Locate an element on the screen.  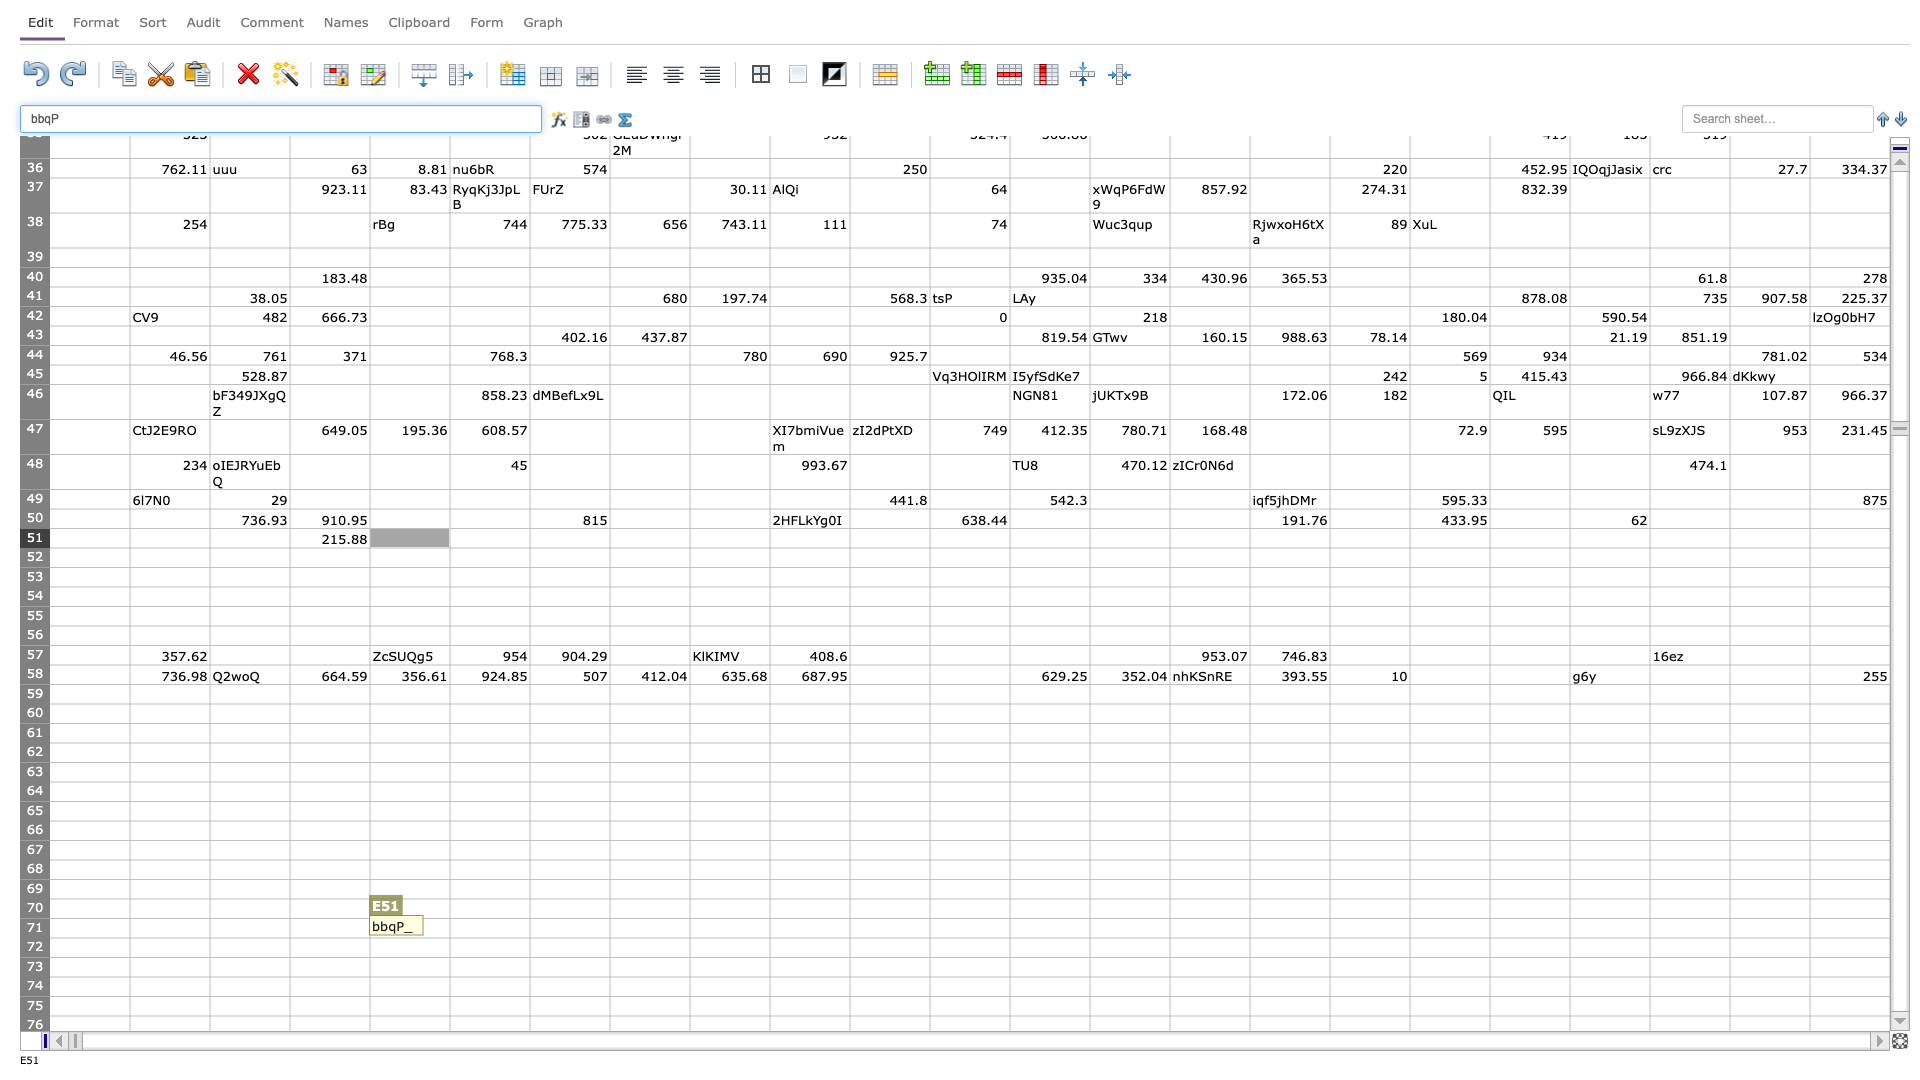
Lower right of G71 is located at coordinates (608, 937).